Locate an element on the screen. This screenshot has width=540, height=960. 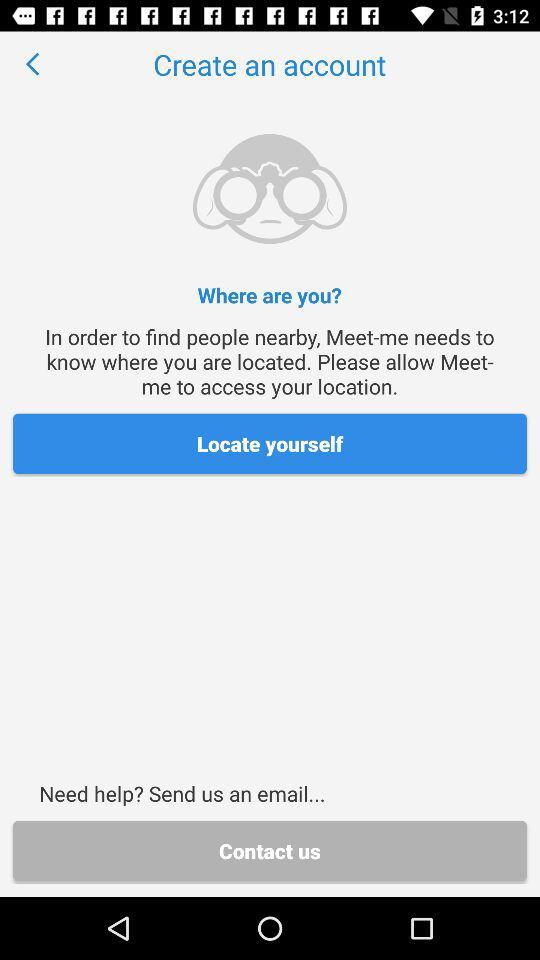
the contact us is located at coordinates (270, 850).